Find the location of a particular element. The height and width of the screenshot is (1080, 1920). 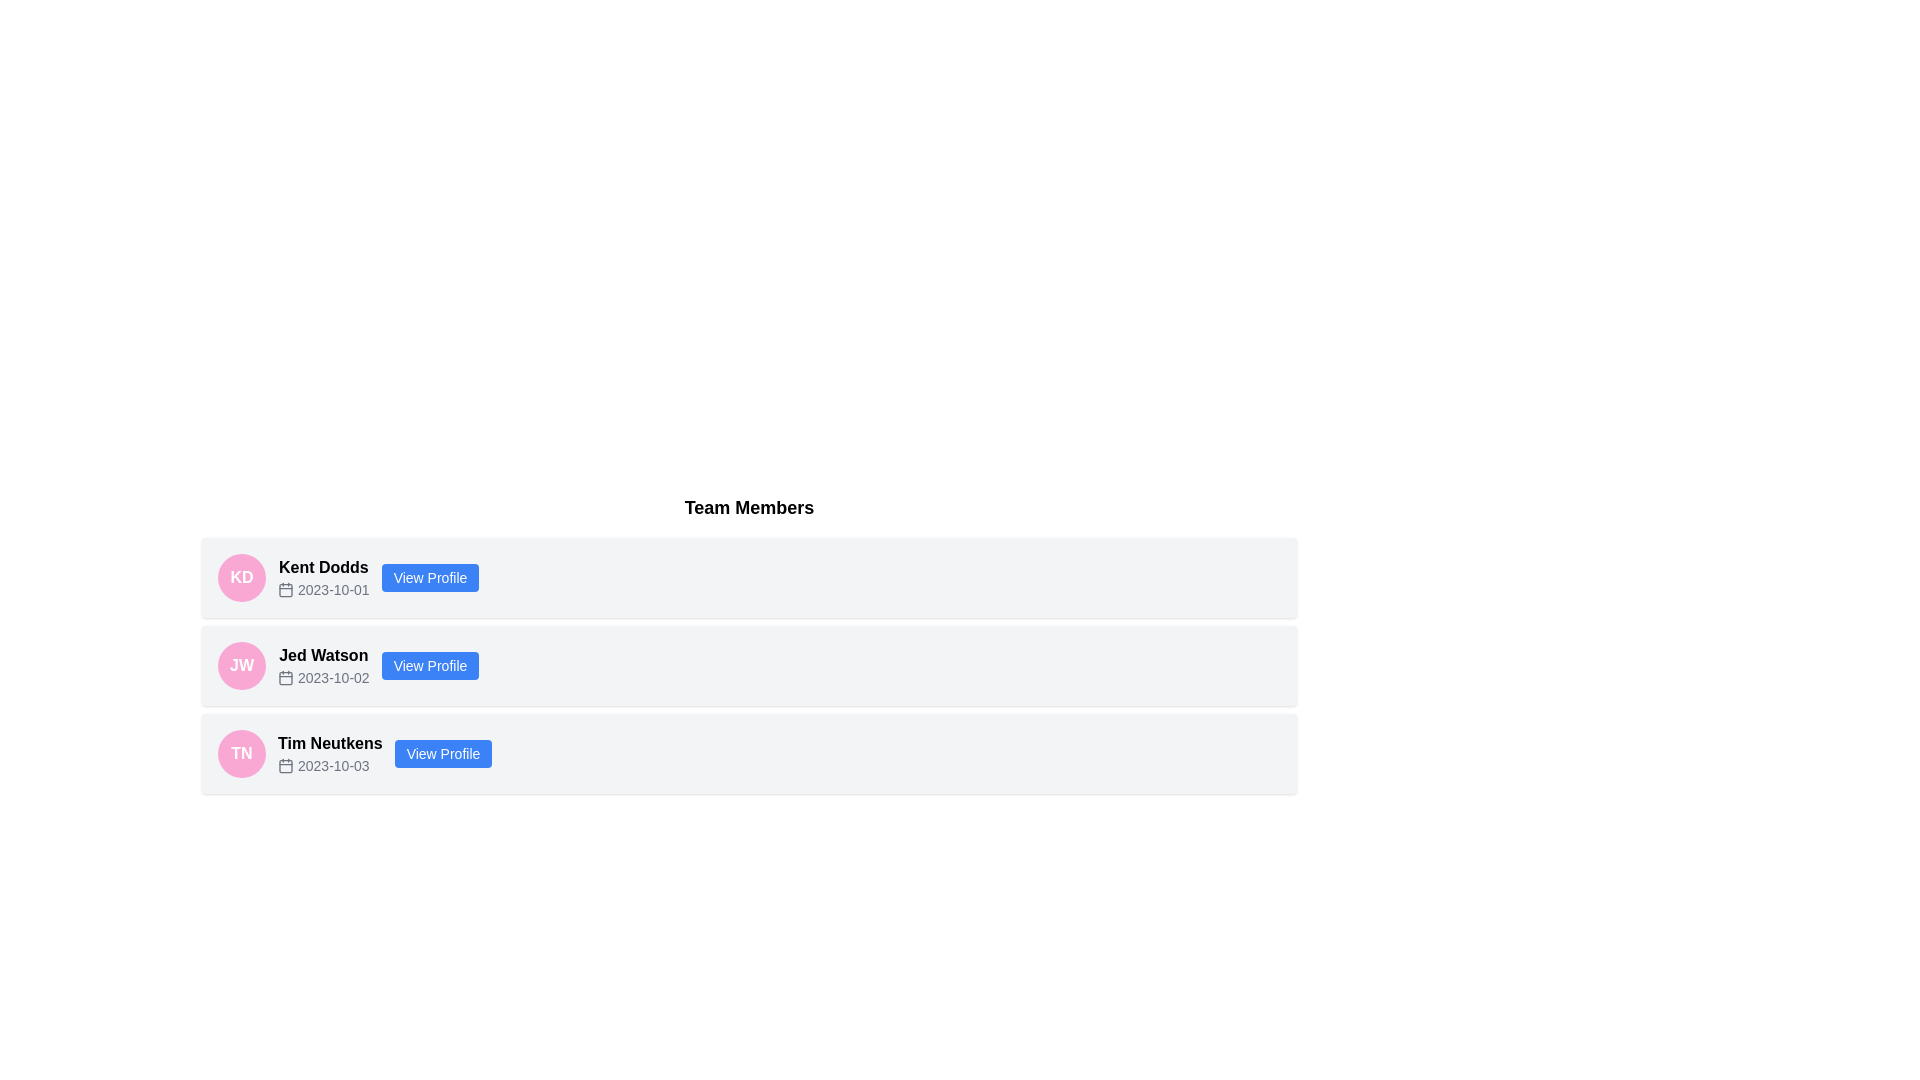

date text '2023-10-02' displayed next to the calendar icon in the second row of the user entries list is located at coordinates (323, 677).